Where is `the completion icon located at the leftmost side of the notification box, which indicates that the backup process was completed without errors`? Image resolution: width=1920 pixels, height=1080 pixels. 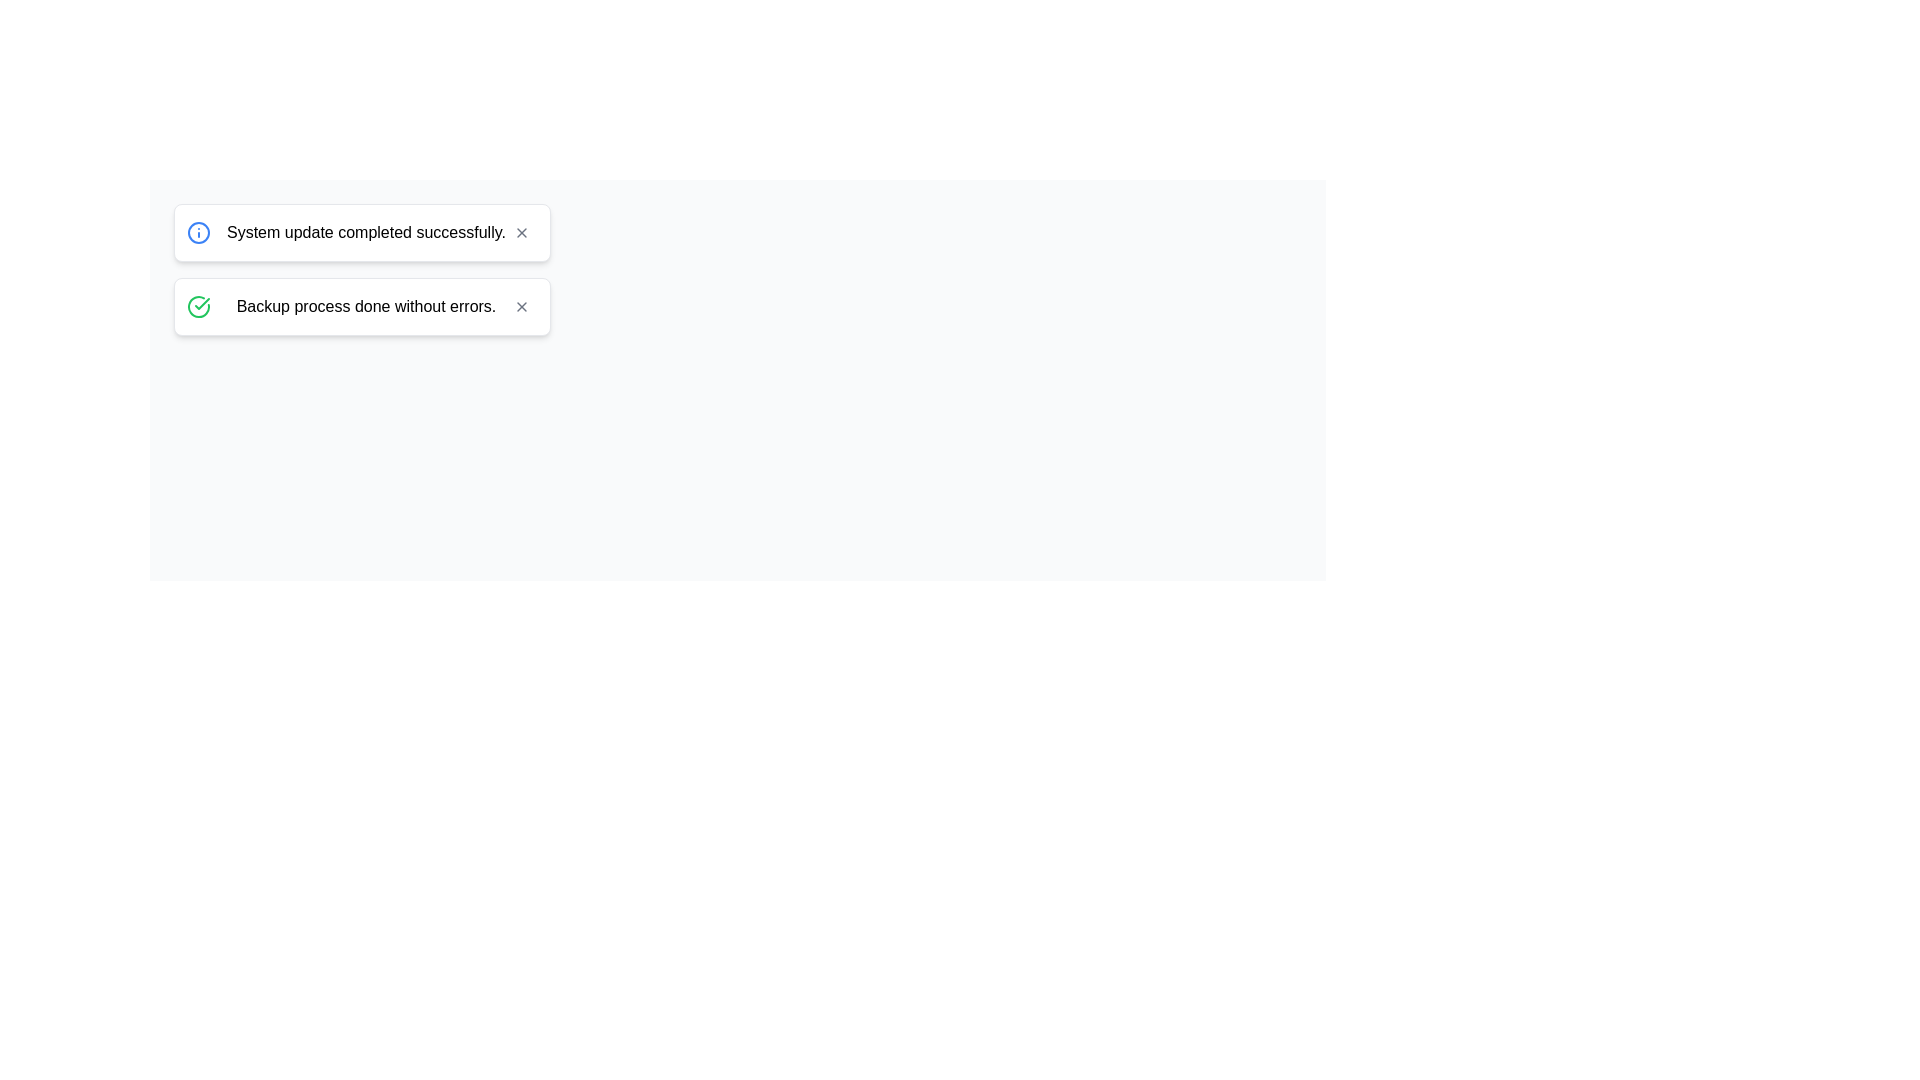
the completion icon located at the leftmost side of the notification box, which indicates that the backup process was completed without errors is located at coordinates (198, 307).